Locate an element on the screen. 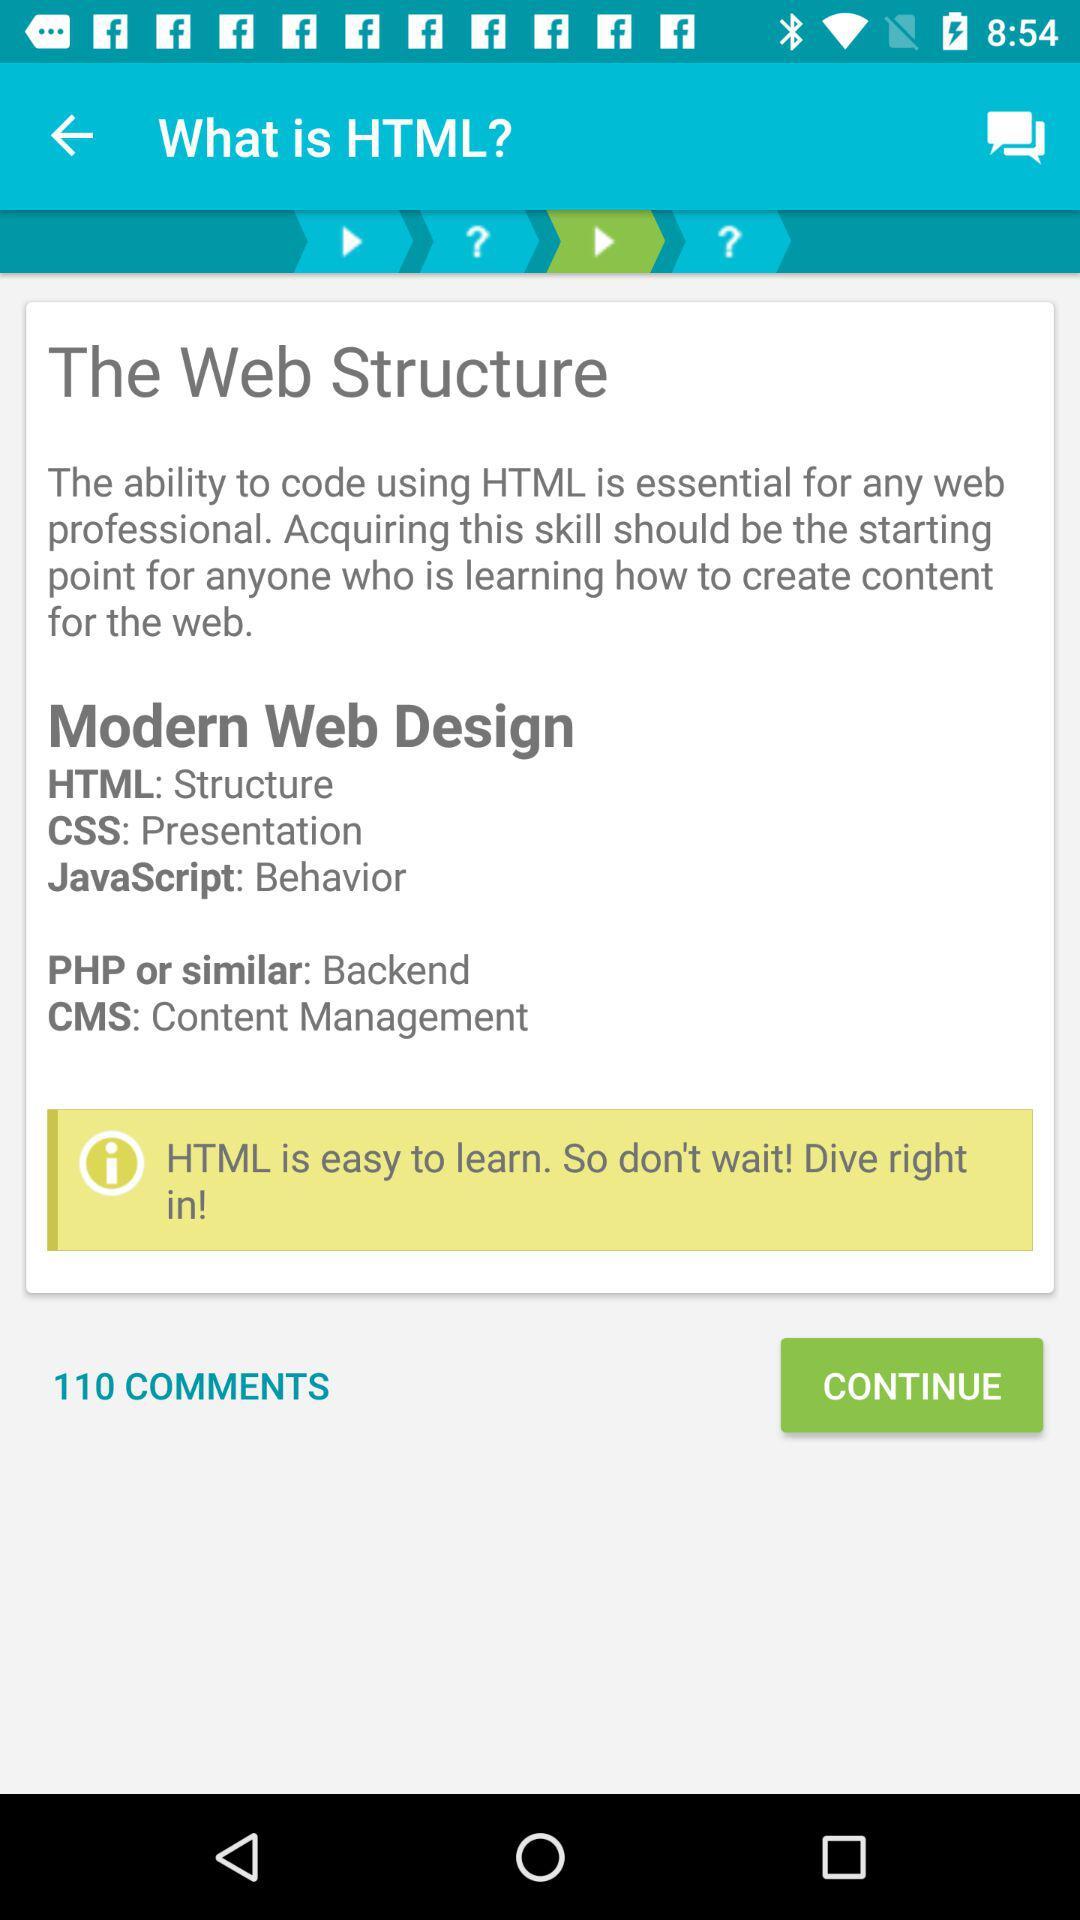 This screenshot has width=1080, height=1920. item below the html is easy icon is located at coordinates (191, 1384).